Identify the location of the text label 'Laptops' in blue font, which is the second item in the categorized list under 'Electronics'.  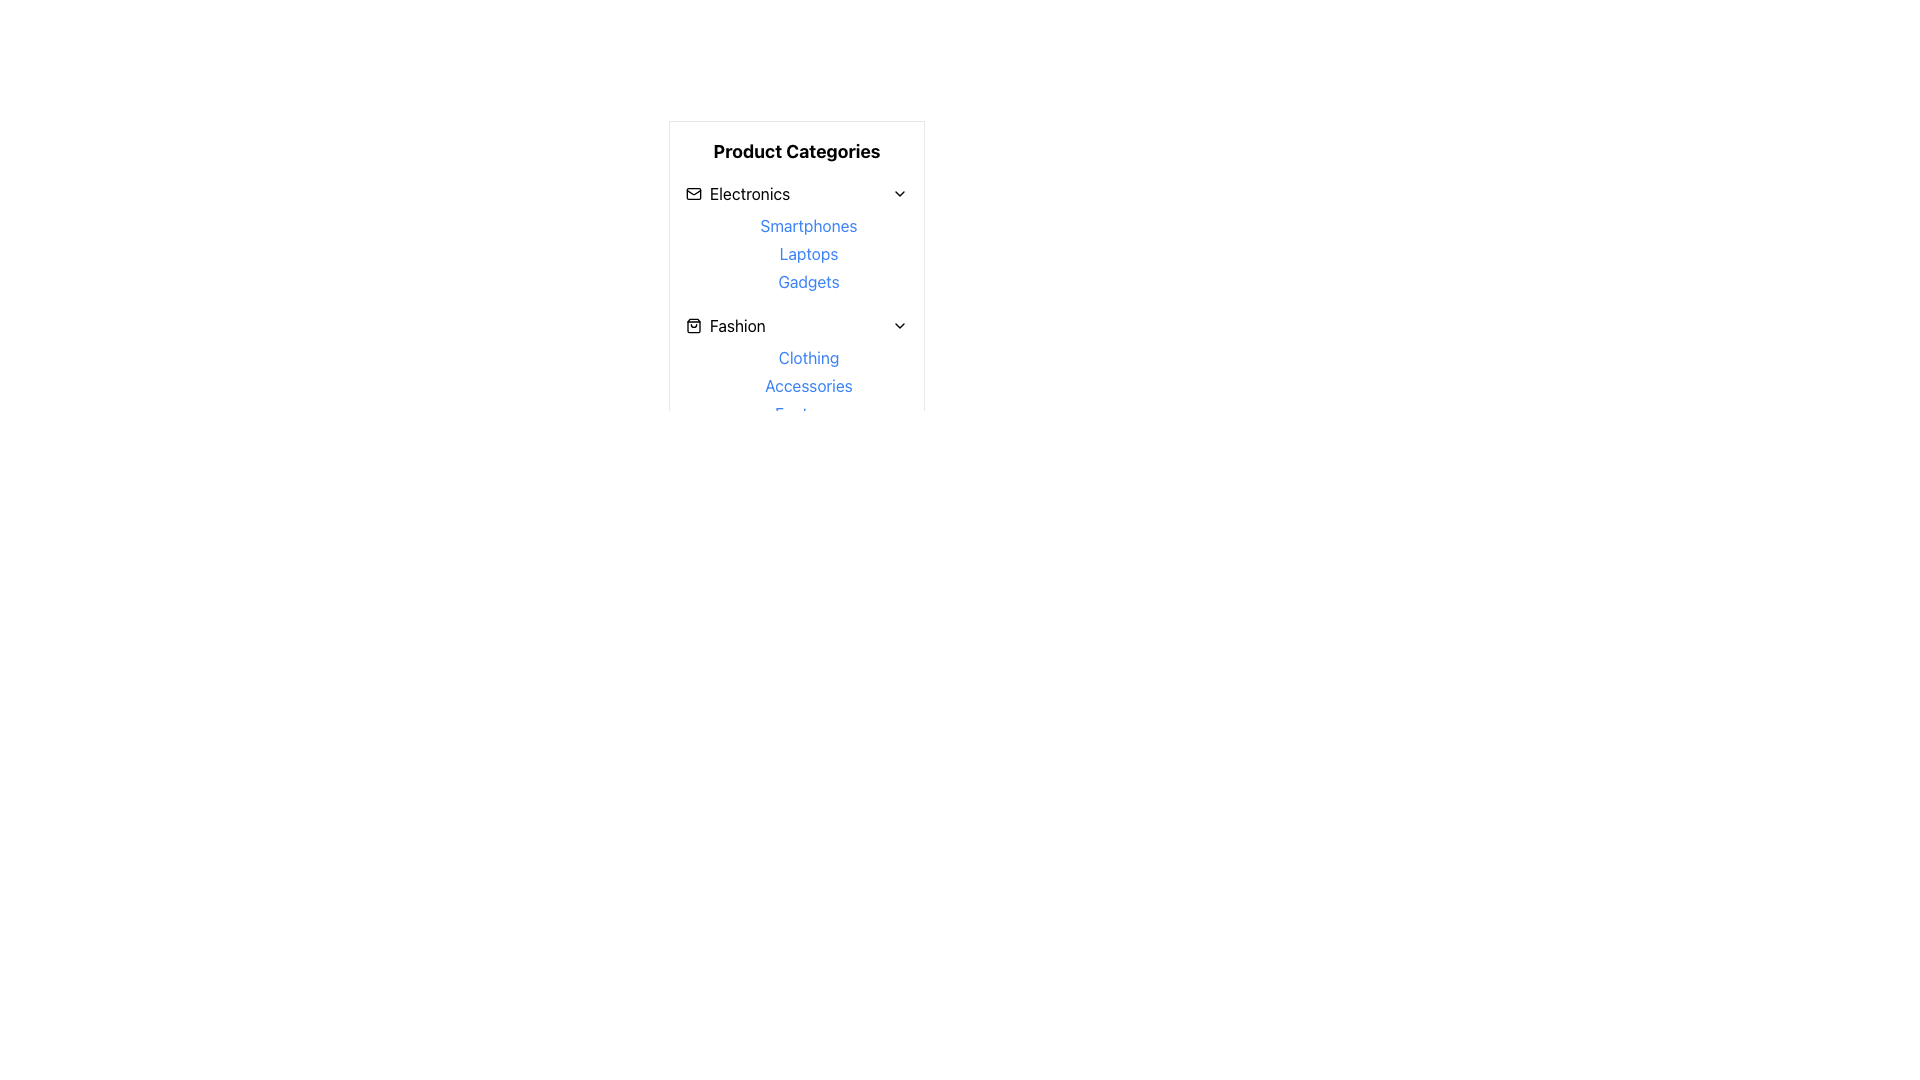
(809, 253).